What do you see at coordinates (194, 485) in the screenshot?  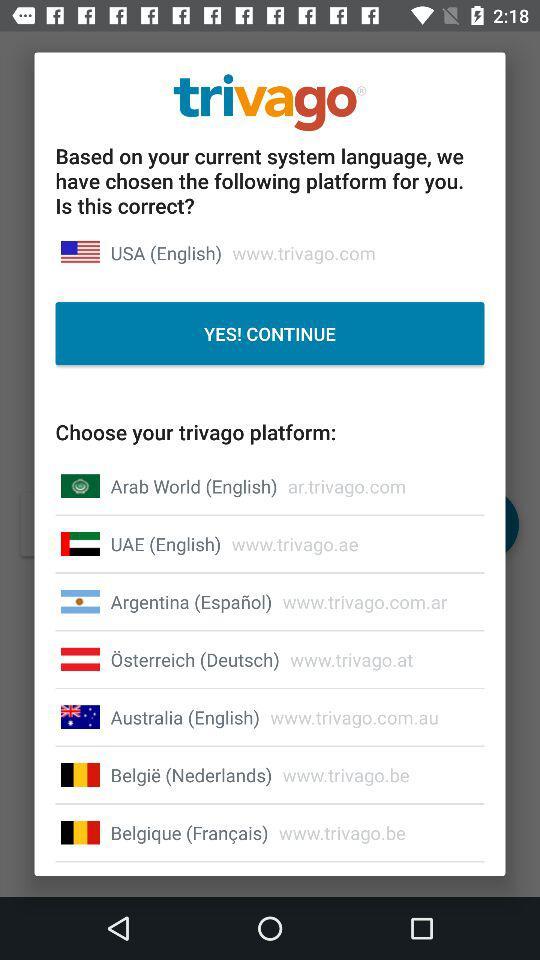 I see `item above uae (english) icon` at bounding box center [194, 485].